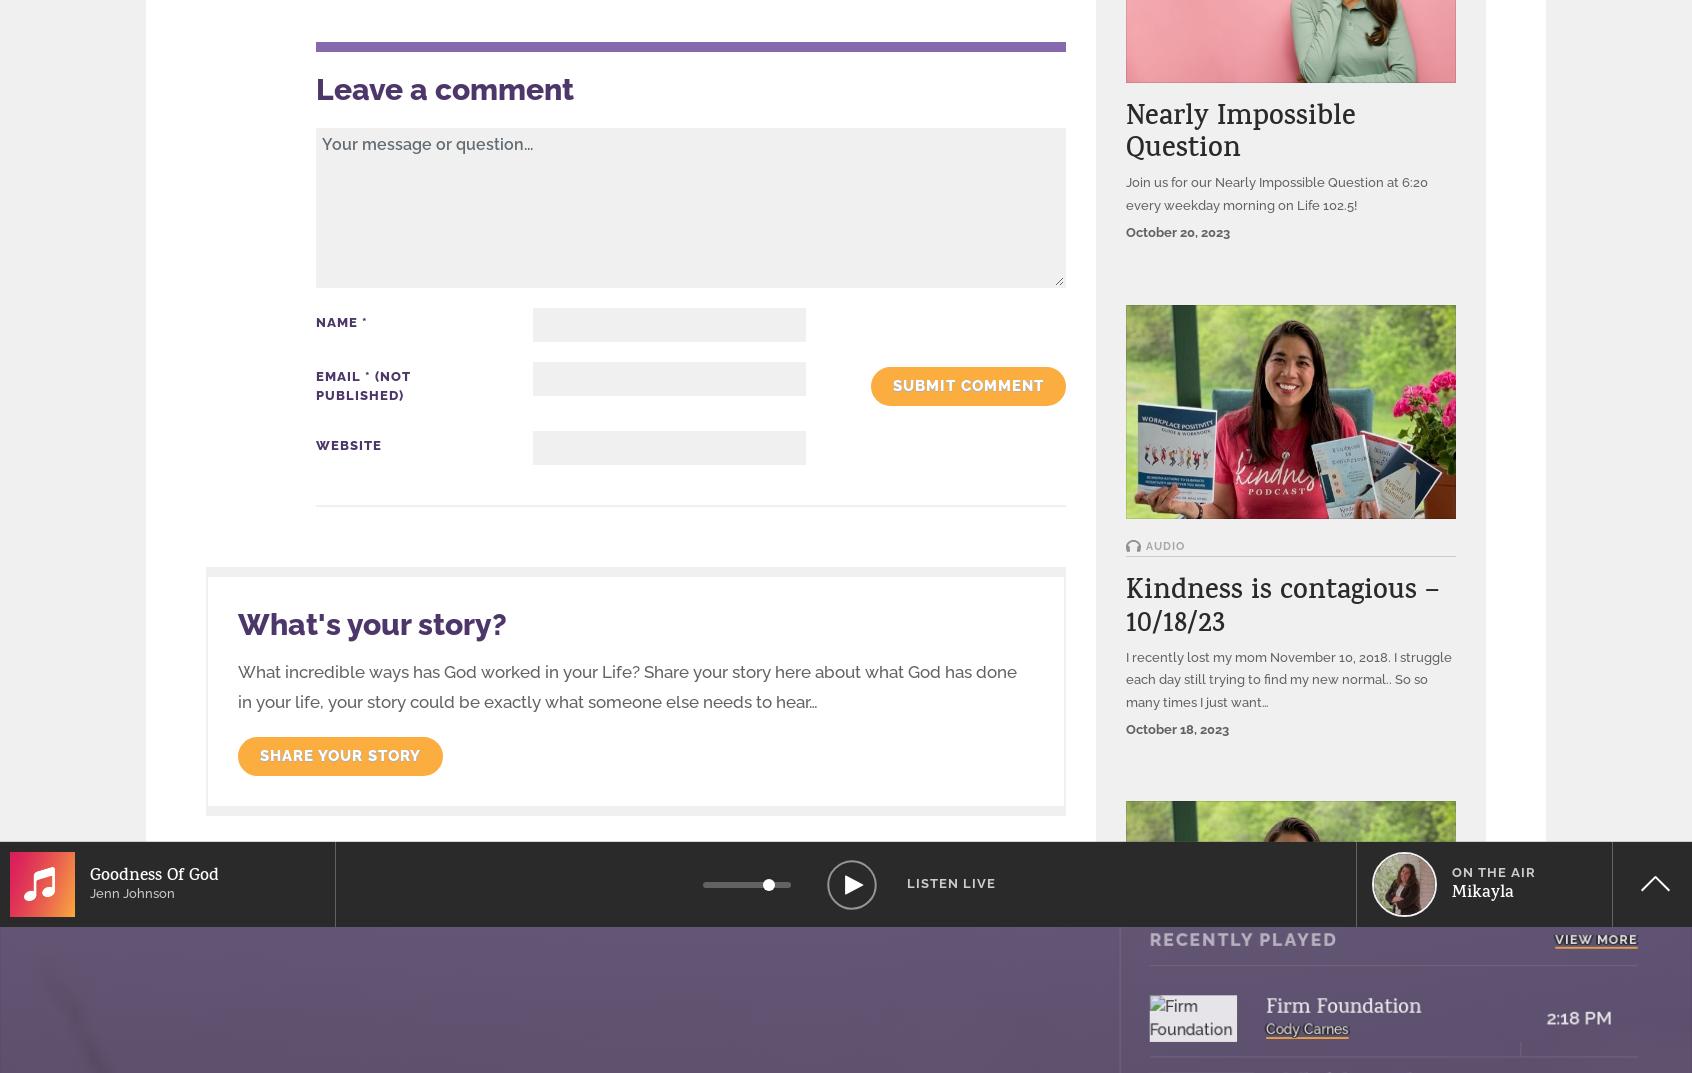 Image resolution: width=1692 pixels, height=1073 pixels. Describe the element at coordinates (1661, 796) in the screenshot. I see `'XXL'` at that location.